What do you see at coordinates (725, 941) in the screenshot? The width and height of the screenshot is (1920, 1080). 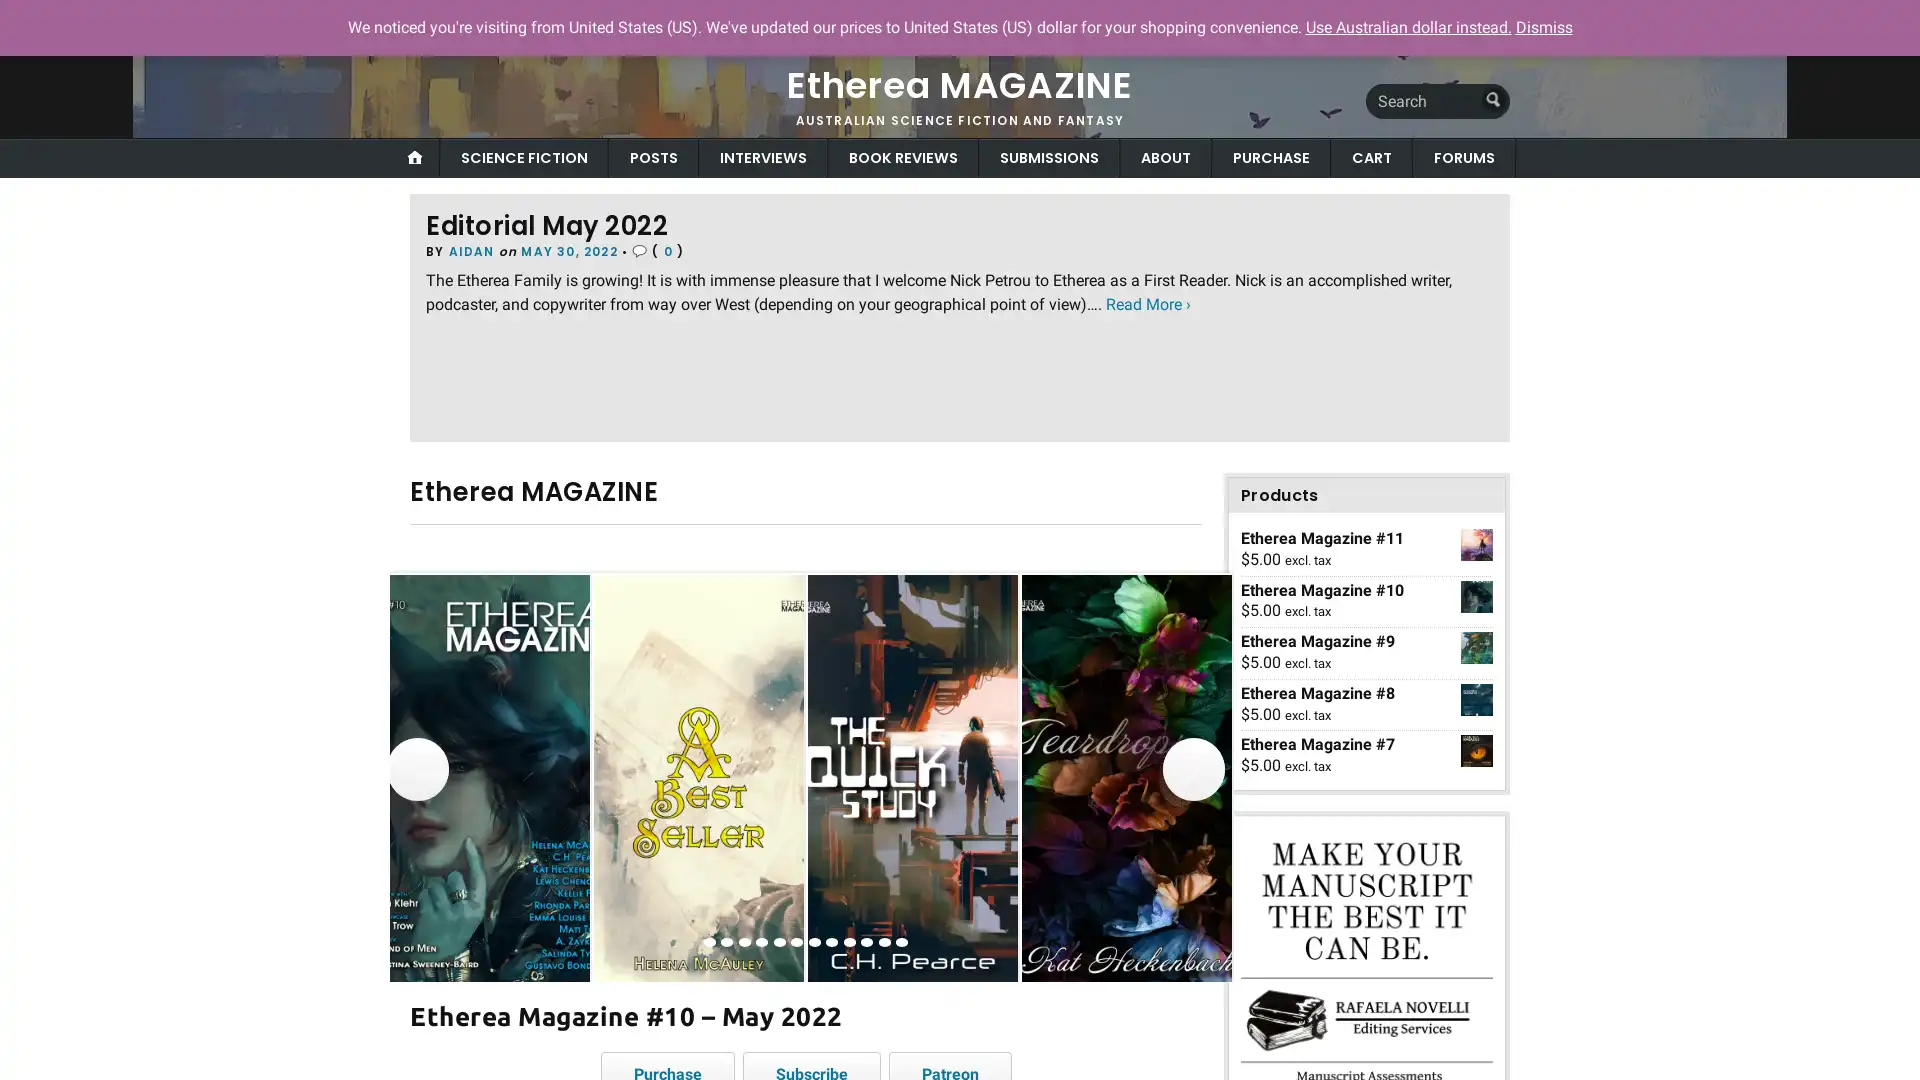 I see `view image 2 of 12 in carousel` at bounding box center [725, 941].